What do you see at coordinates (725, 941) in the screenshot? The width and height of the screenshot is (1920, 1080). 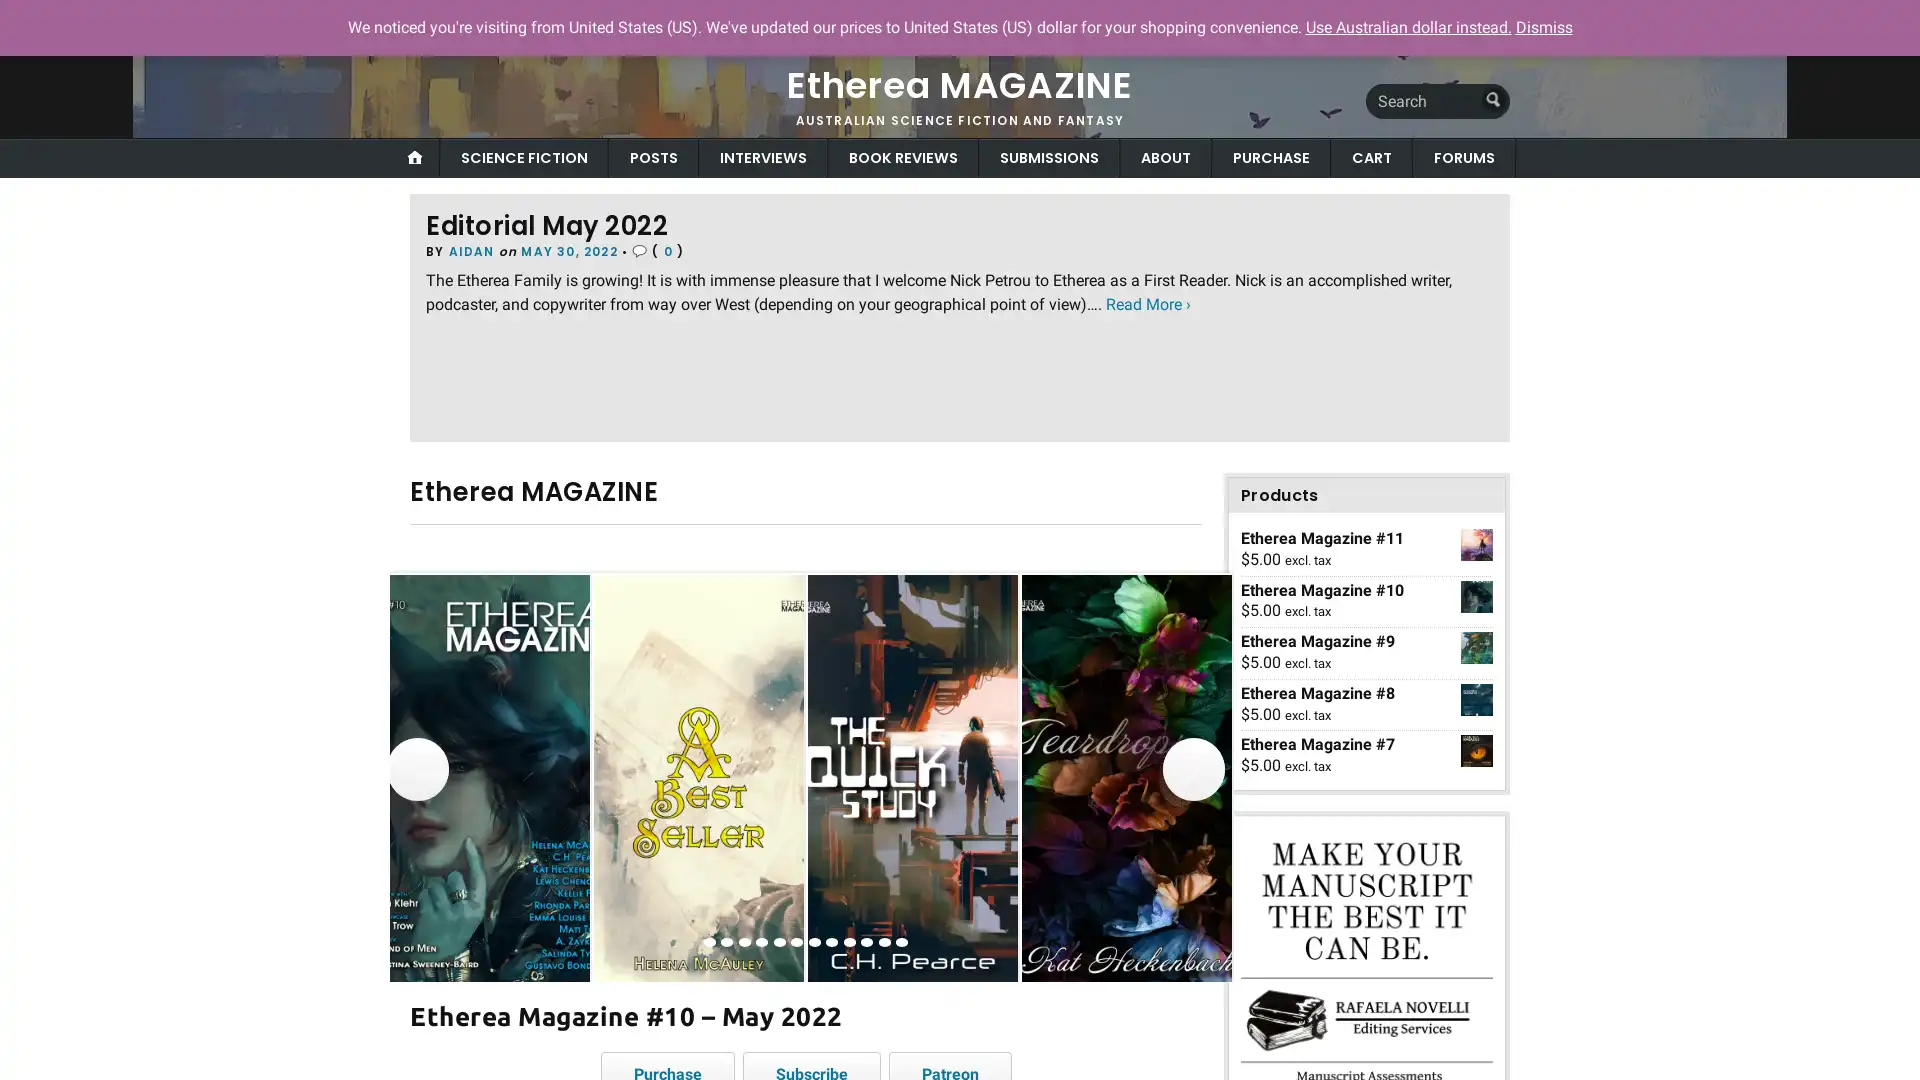 I see `view image 2 of 12 in carousel` at bounding box center [725, 941].